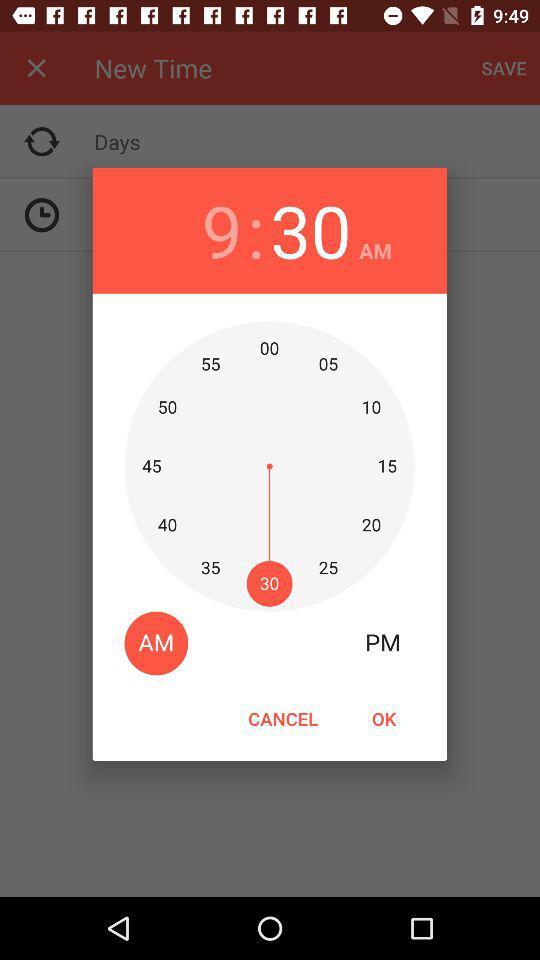  Describe the element at coordinates (282, 718) in the screenshot. I see `the cancel item` at that location.